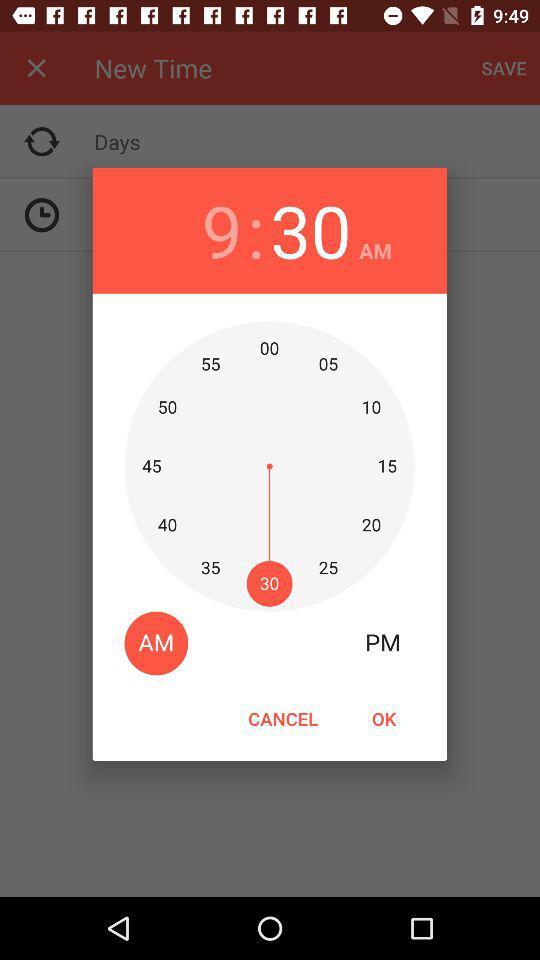  Describe the element at coordinates (282, 718) in the screenshot. I see `the cancel item` at that location.